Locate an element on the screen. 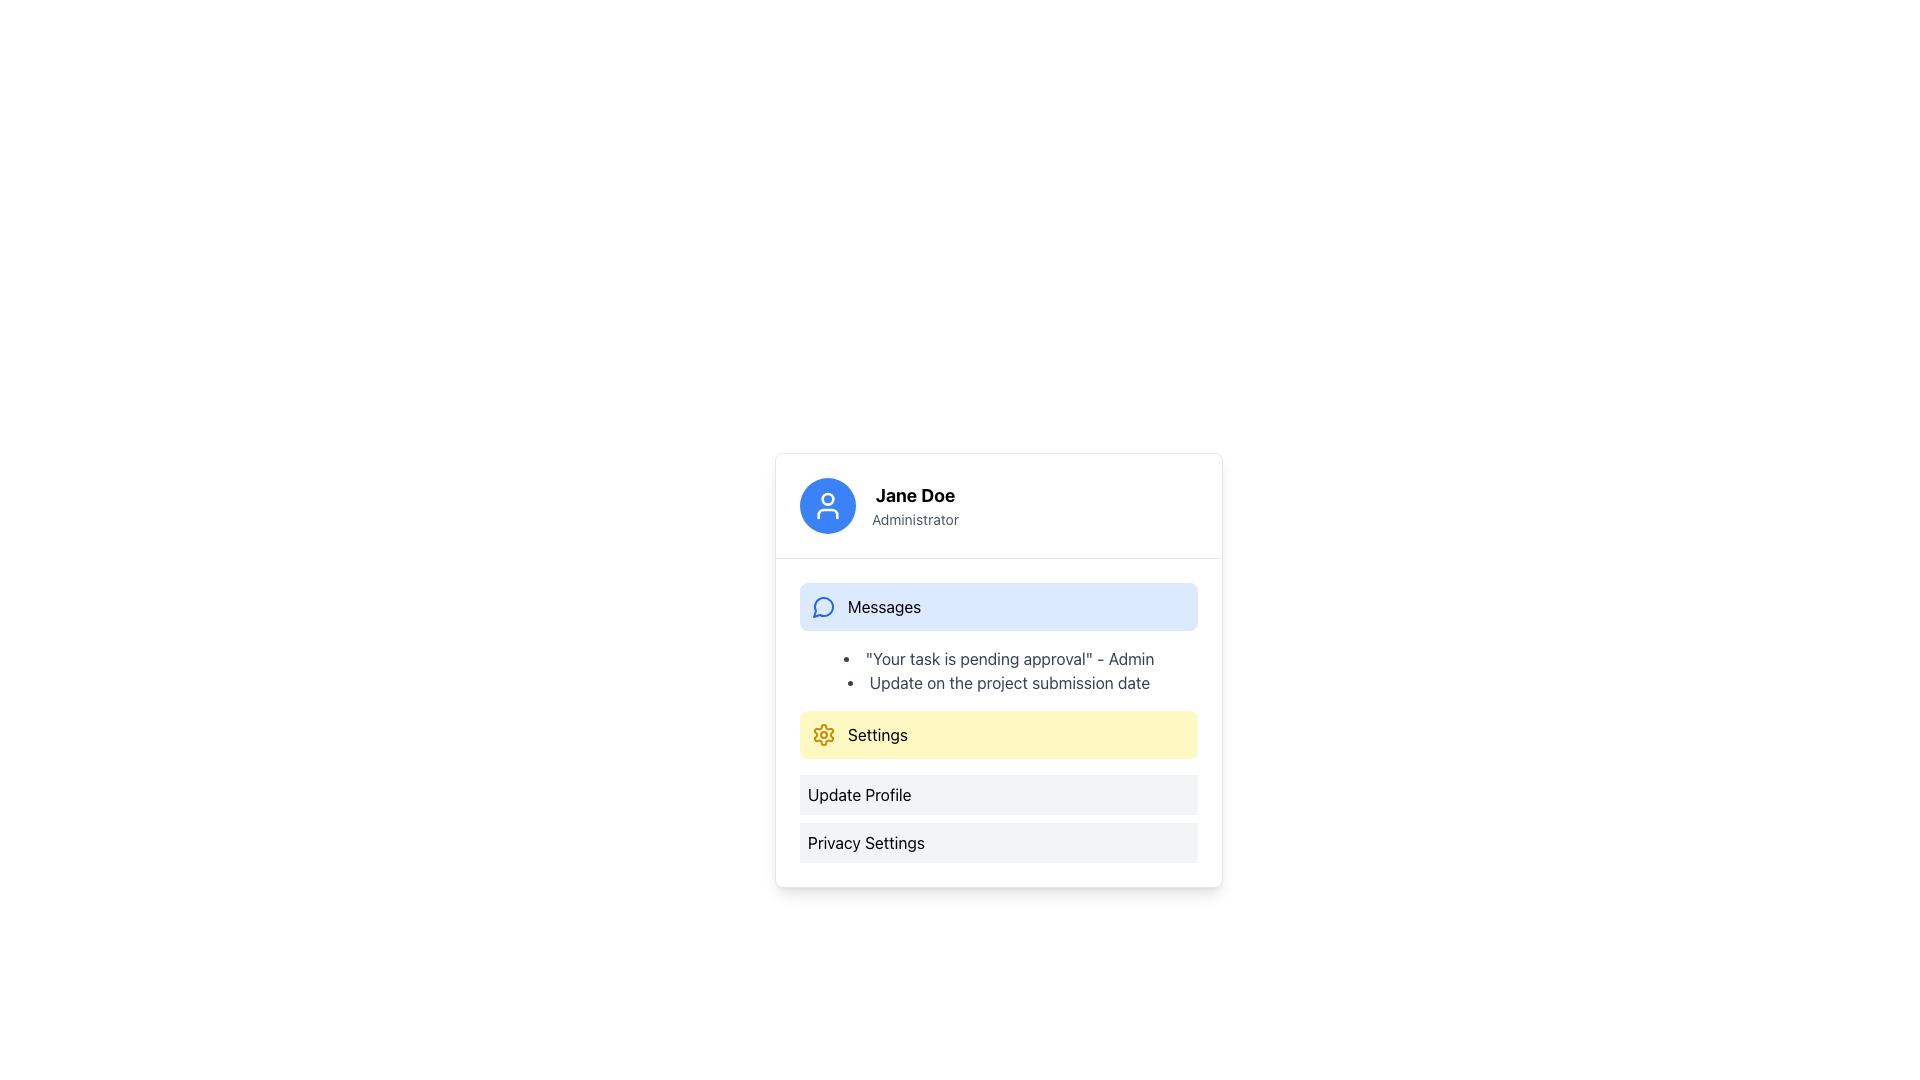  the SVG Circle representing the user's head within the user profile icon adjacent to 'Jane Doe' is located at coordinates (828, 497).